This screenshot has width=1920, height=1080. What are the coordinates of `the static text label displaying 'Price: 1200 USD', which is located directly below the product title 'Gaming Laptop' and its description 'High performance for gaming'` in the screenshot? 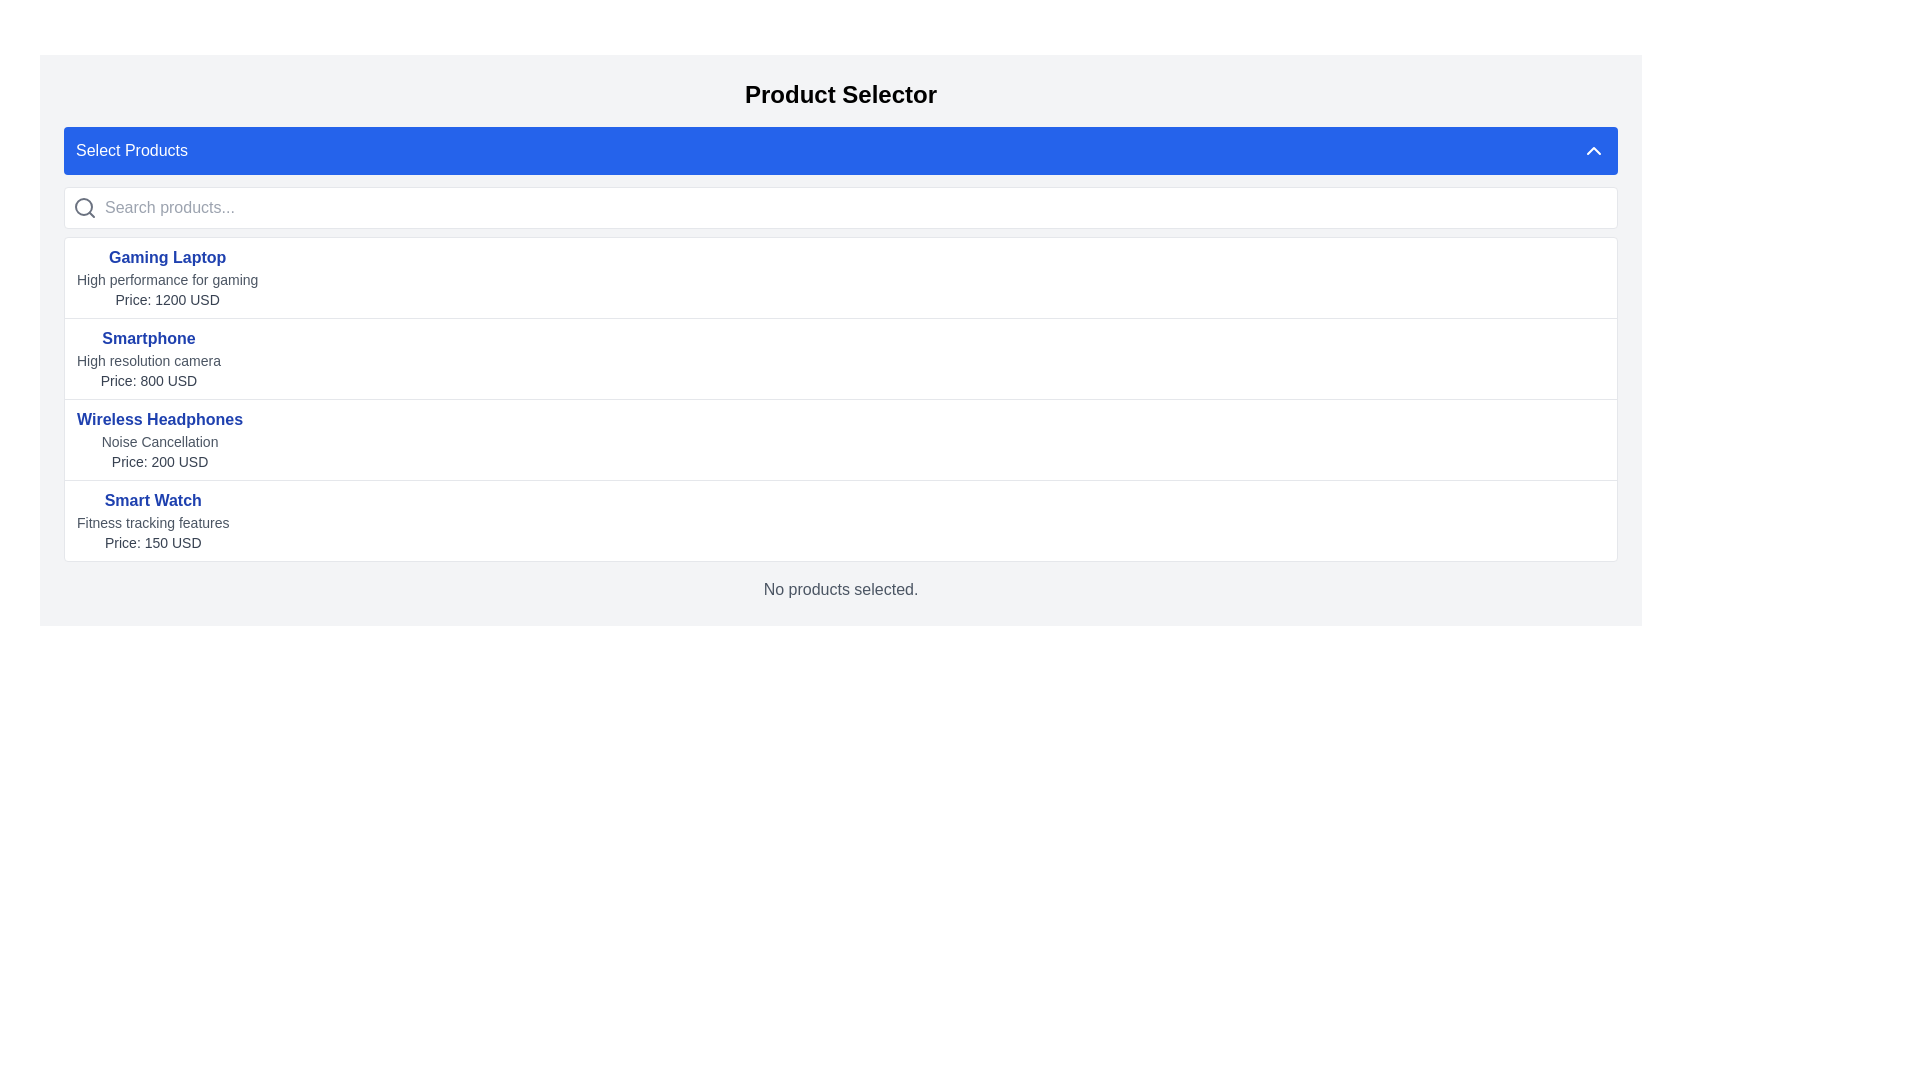 It's located at (167, 300).